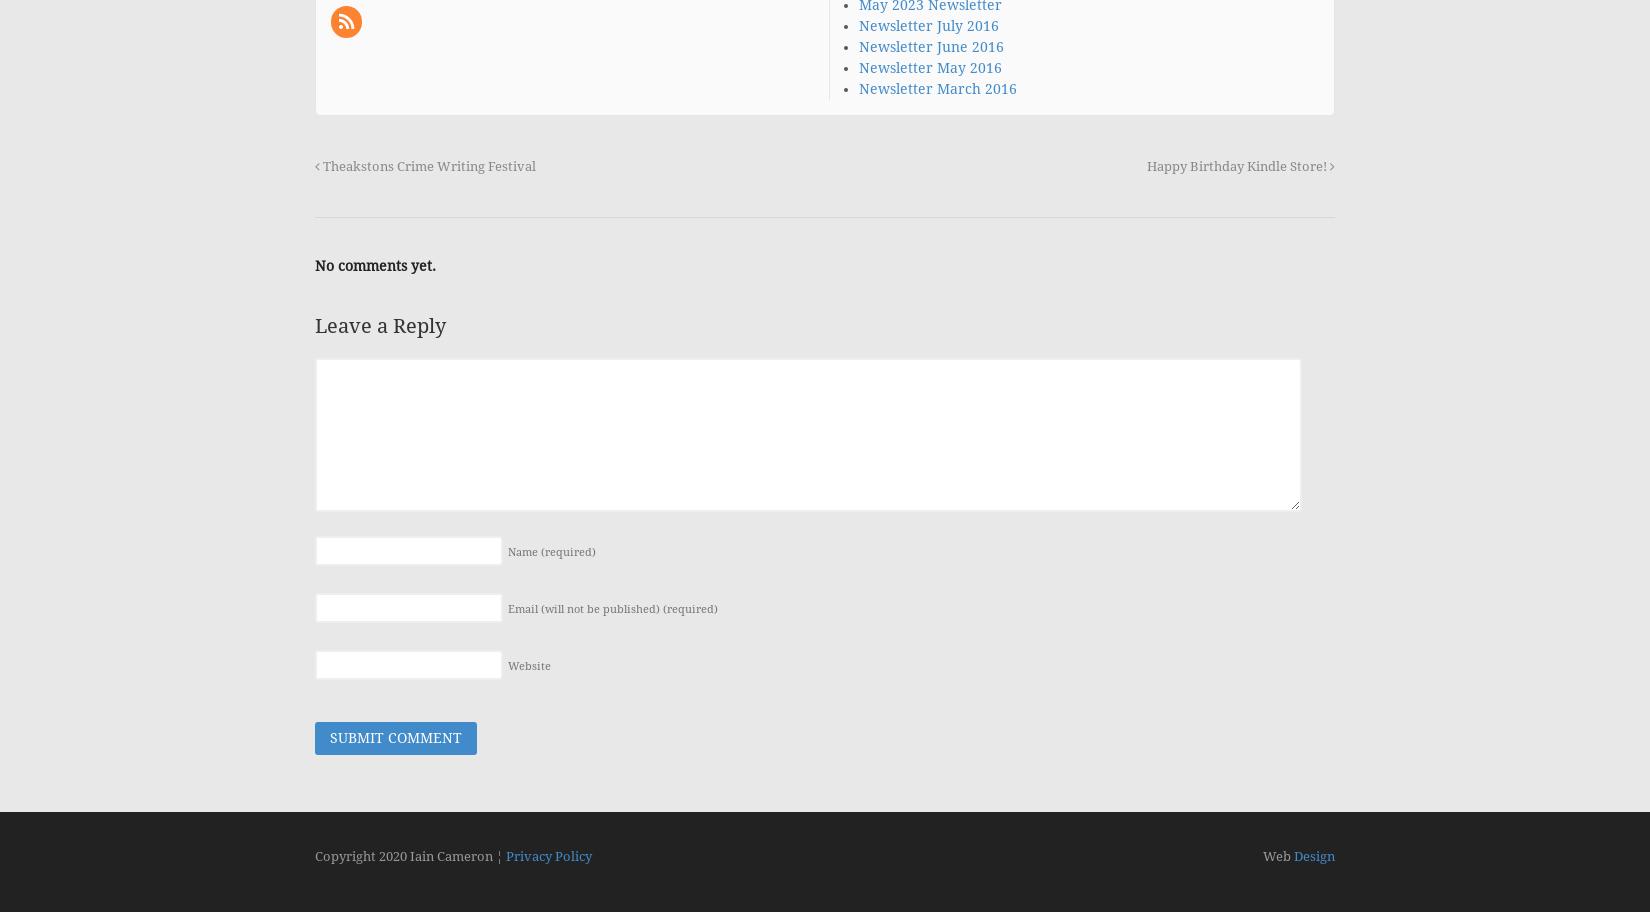 This screenshot has width=1650, height=912. Describe the element at coordinates (427, 165) in the screenshot. I see `'Theakstons Crime Writing Festival'` at that location.